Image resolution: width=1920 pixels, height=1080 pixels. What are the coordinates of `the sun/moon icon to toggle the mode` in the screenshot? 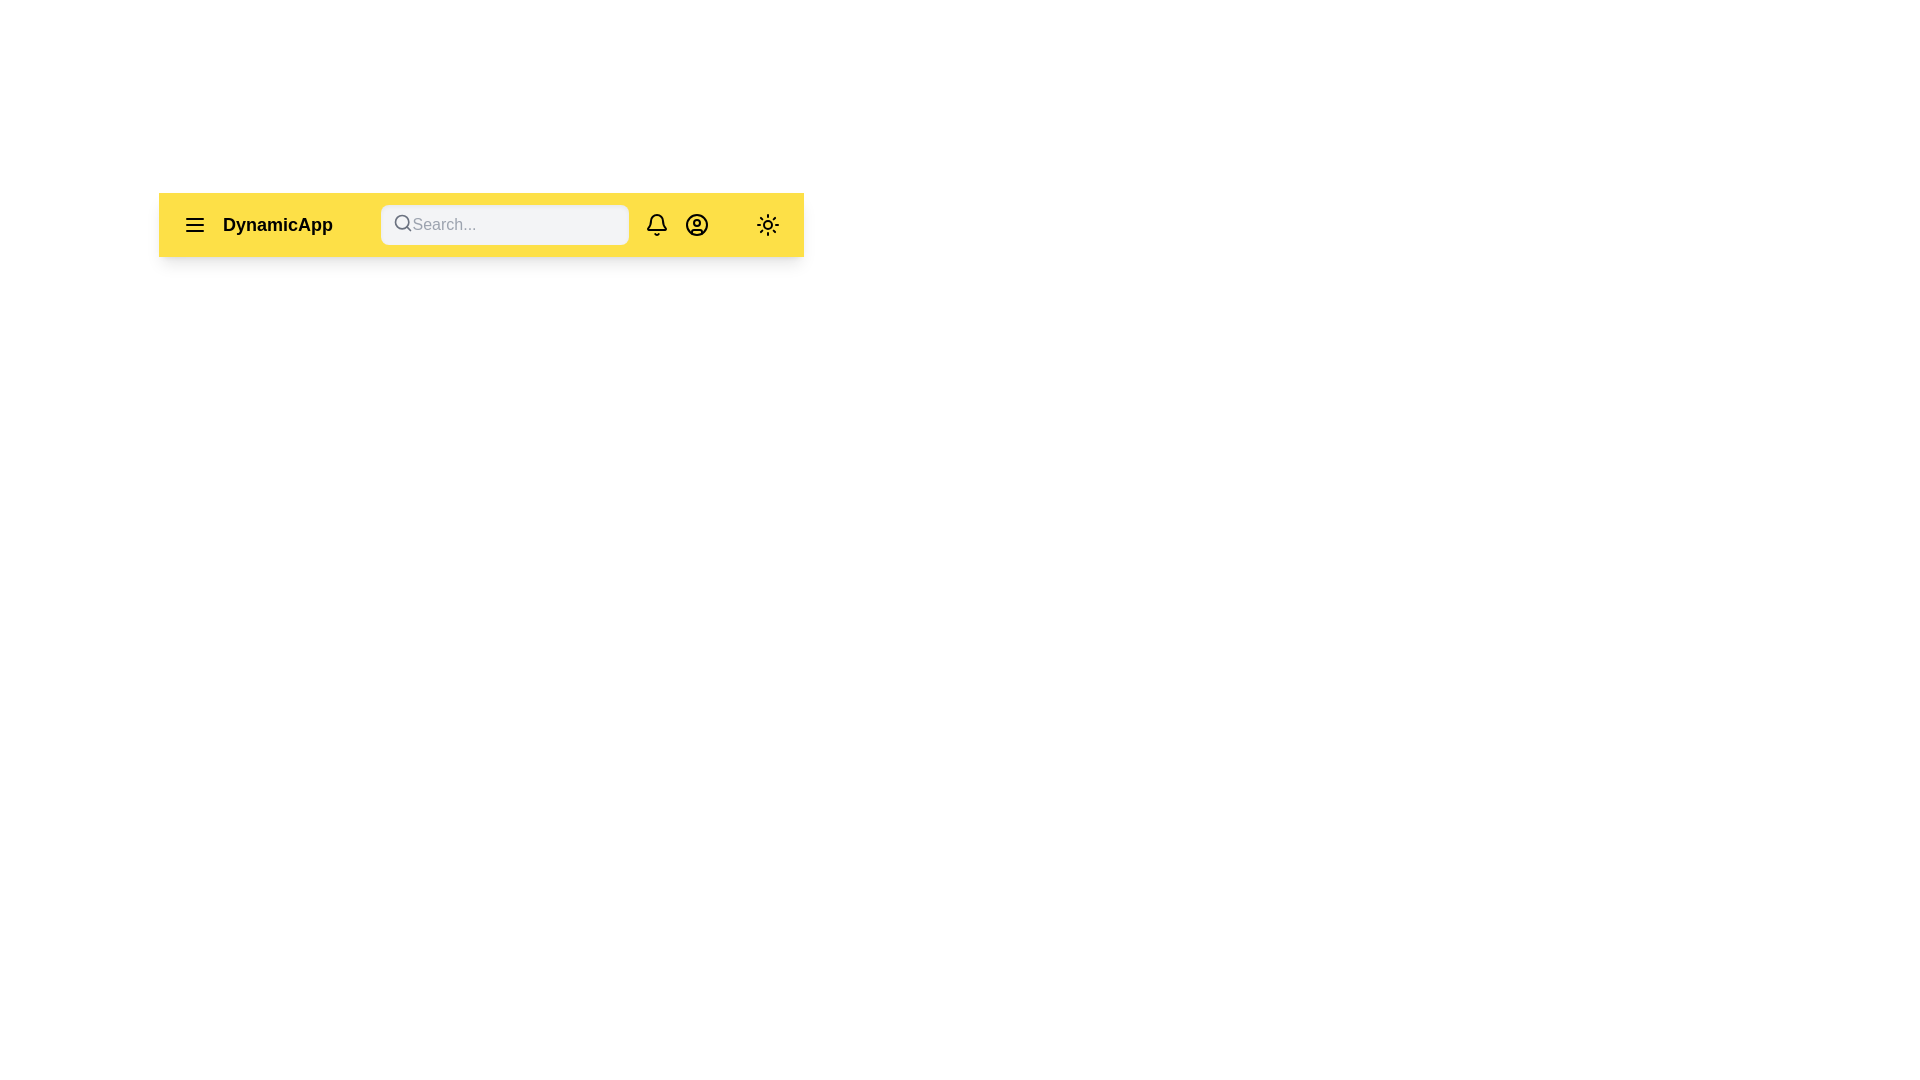 It's located at (767, 224).